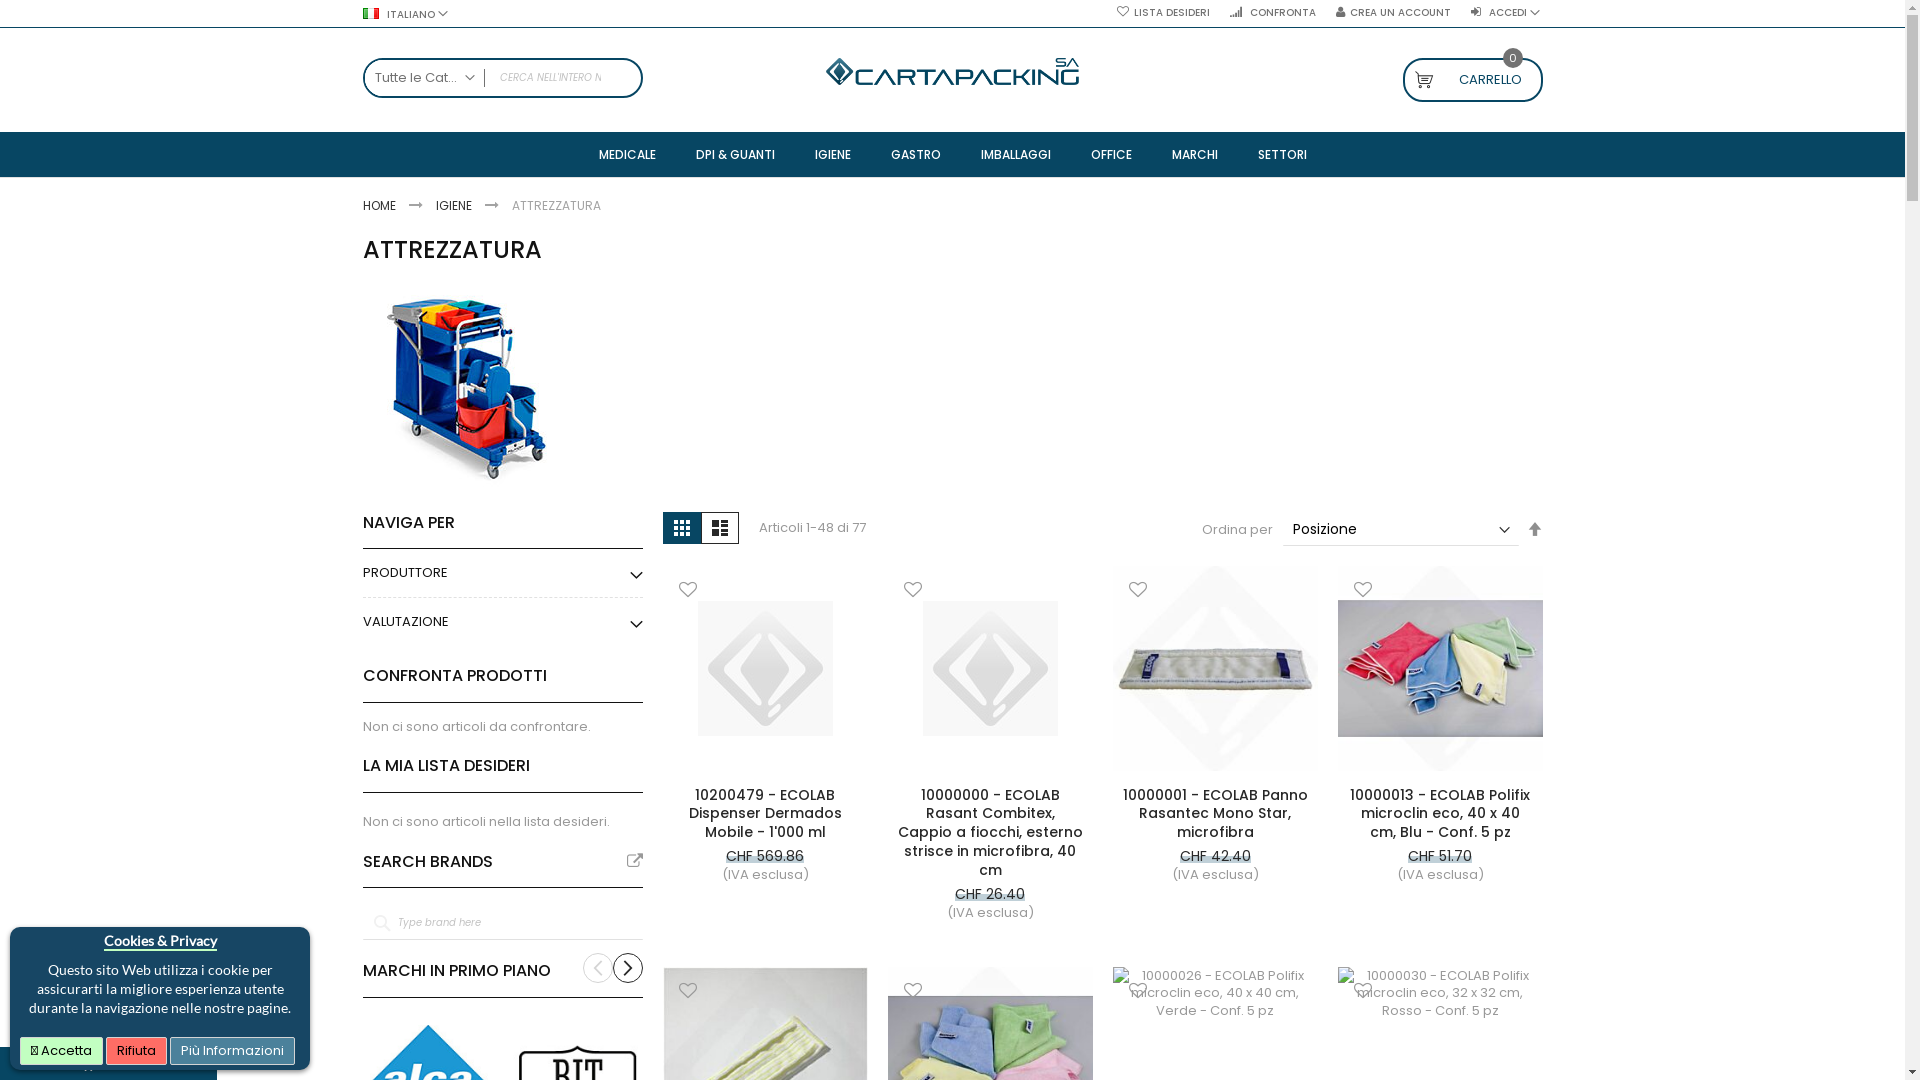 The width and height of the screenshot is (1920, 1080). What do you see at coordinates (1162, 12) in the screenshot?
I see `'LISTA DESIDERI'` at bounding box center [1162, 12].